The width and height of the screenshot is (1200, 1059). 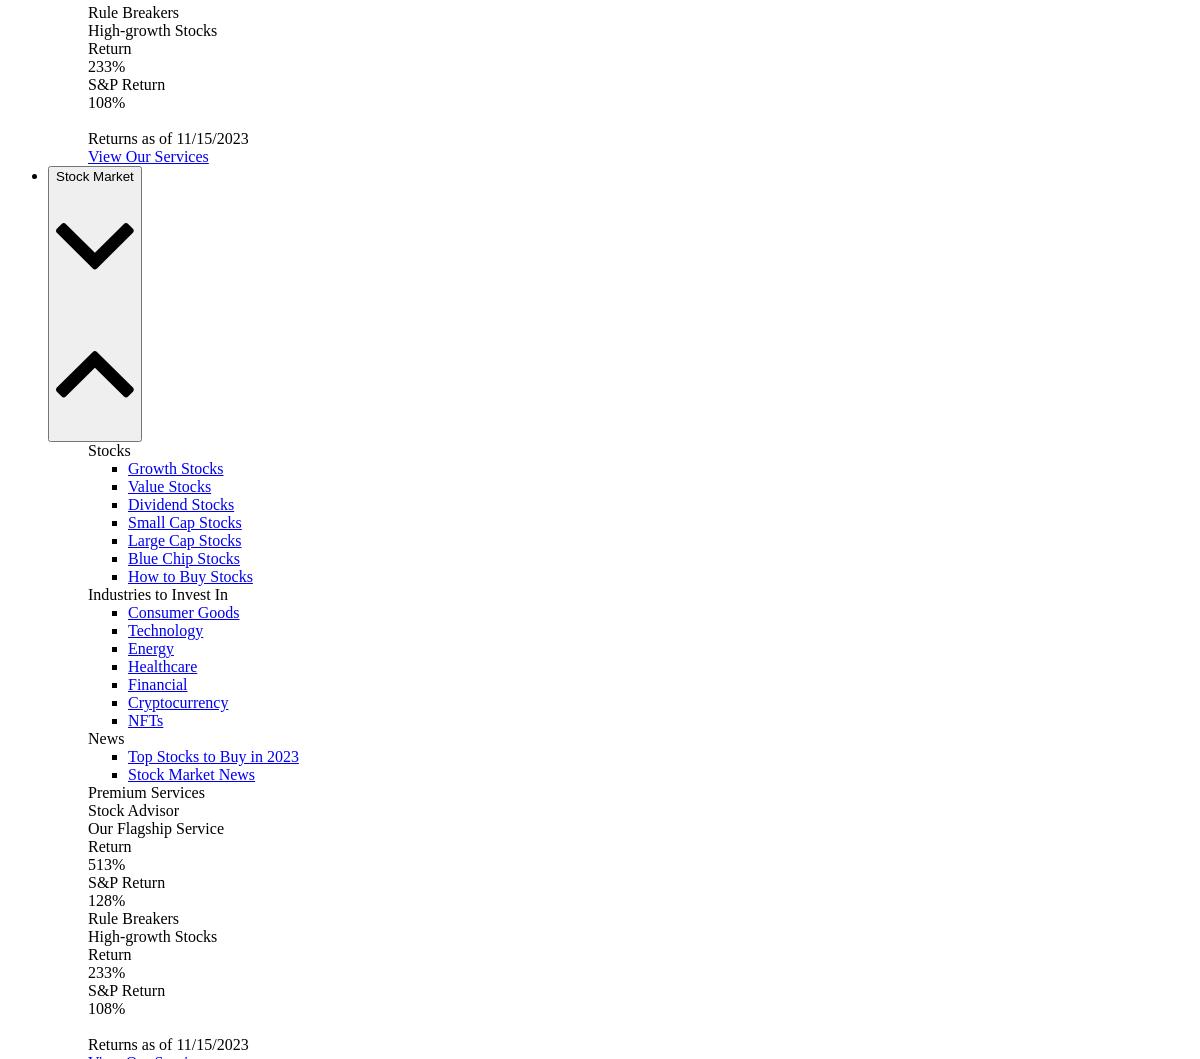 I want to click on 'Growth Stocks', so click(x=128, y=468).